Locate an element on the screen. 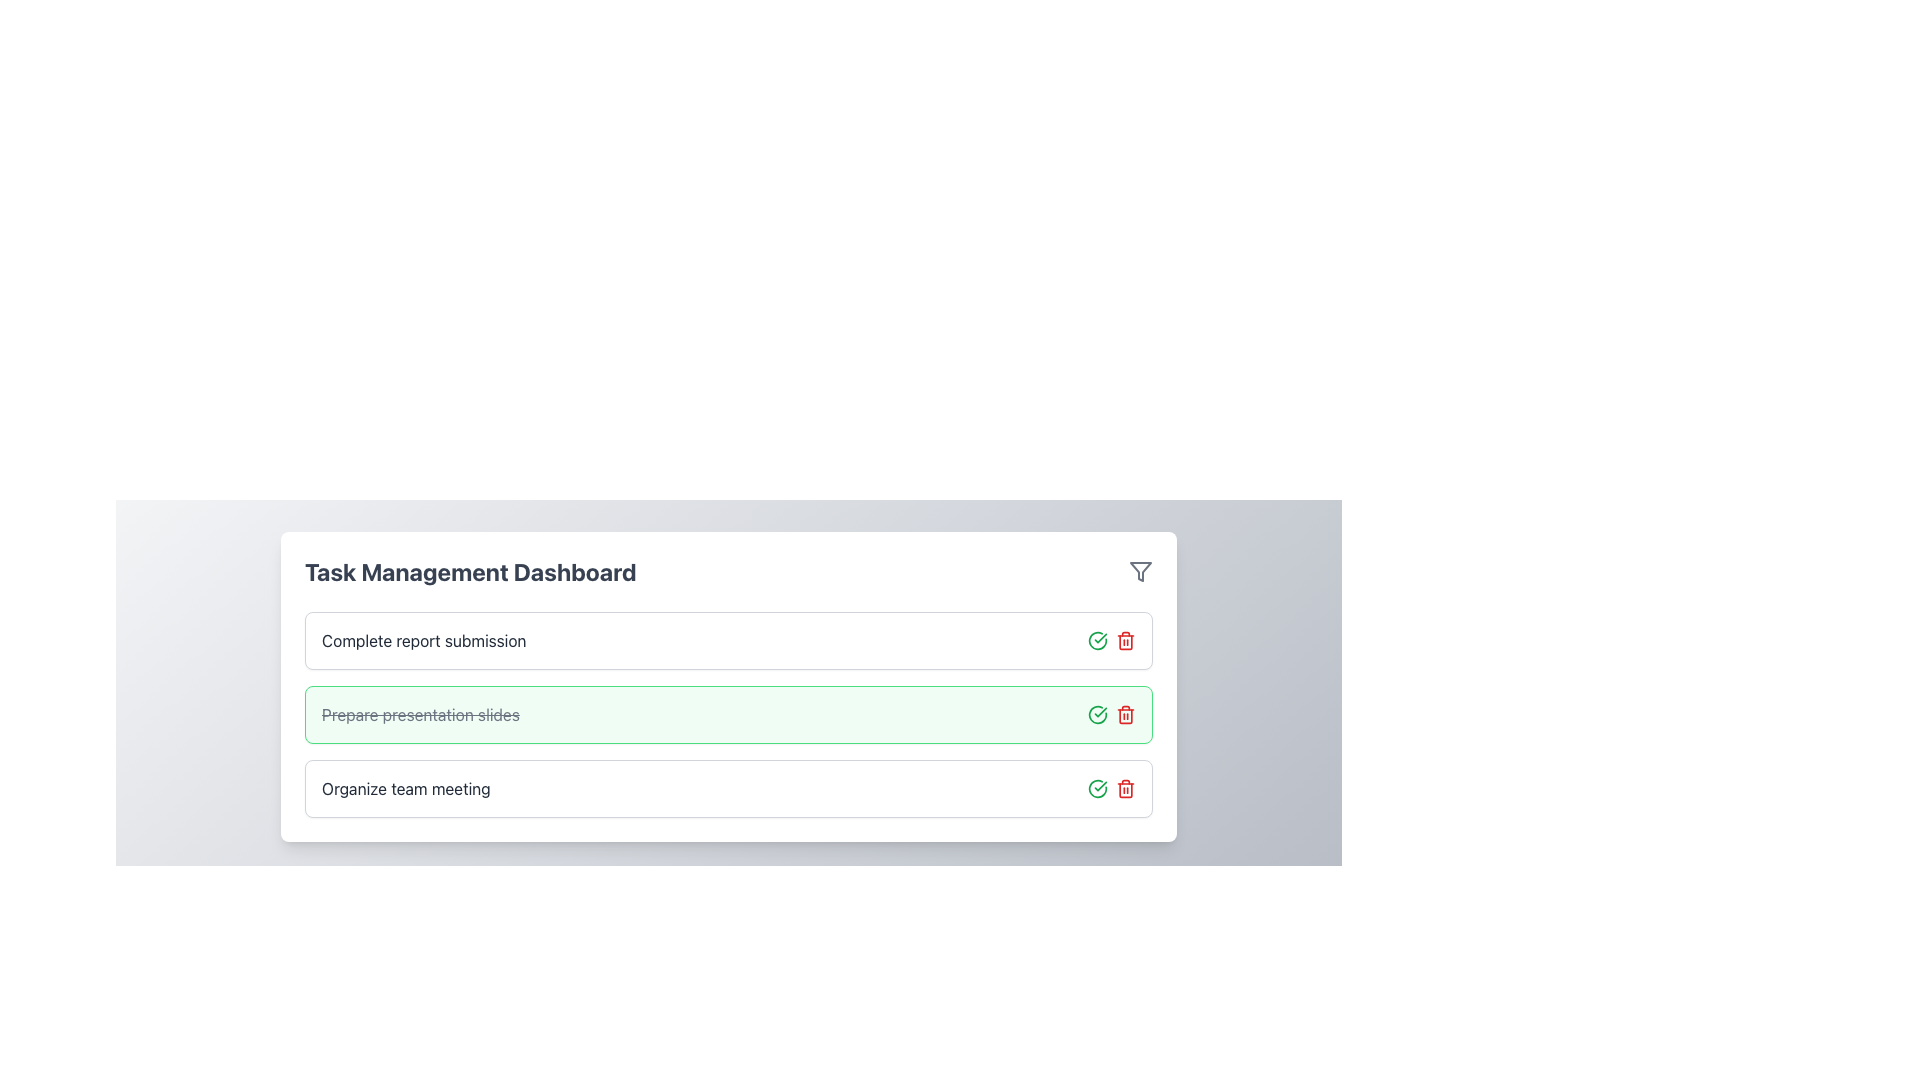 This screenshot has width=1920, height=1080. the delete button icon in the 'Task Management Dashboard' to change its color to a darker red is located at coordinates (1126, 713).